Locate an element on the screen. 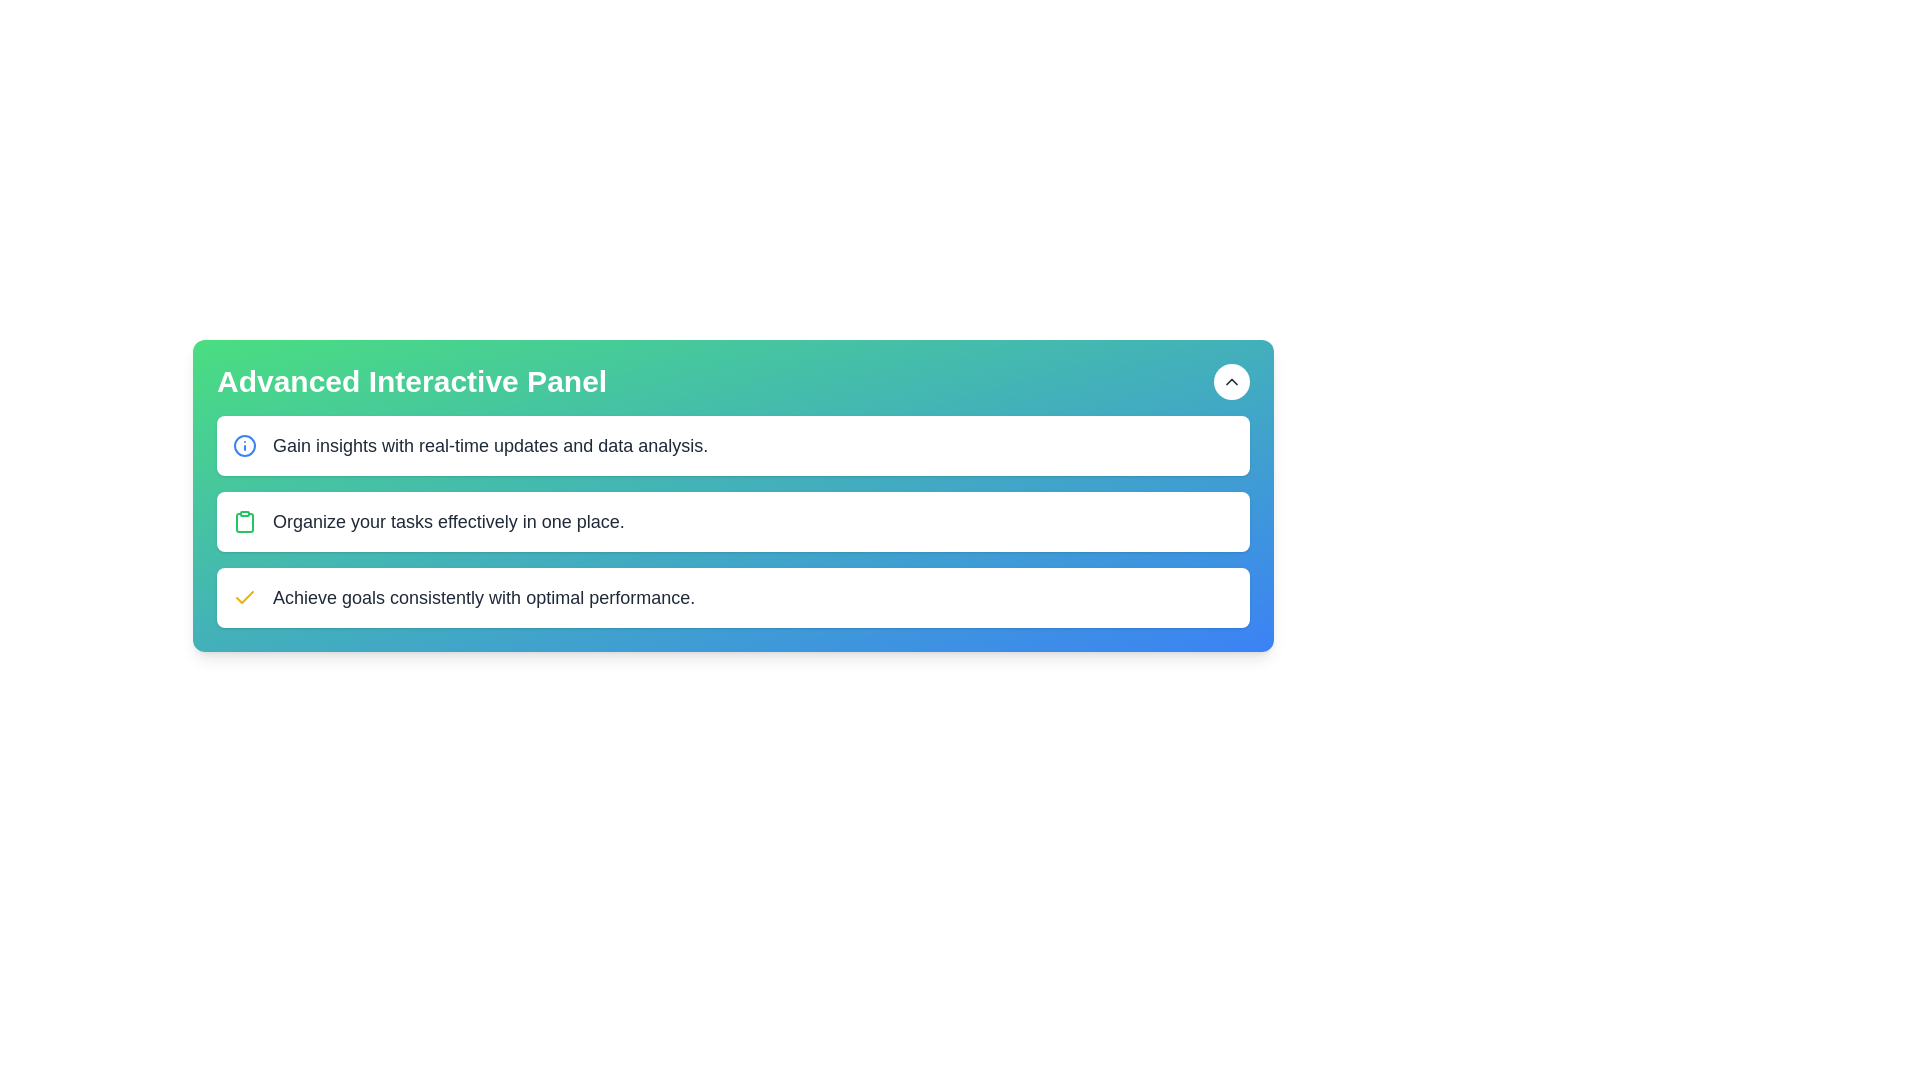 This screenshot has width=1920, height=1080. the SVG icon located to the left of the text 'Achieve goals consistently with optimal performance.' in the third line of the 'Advanced Interactive Panel' to understand its message is located at coordinates (243, 596).